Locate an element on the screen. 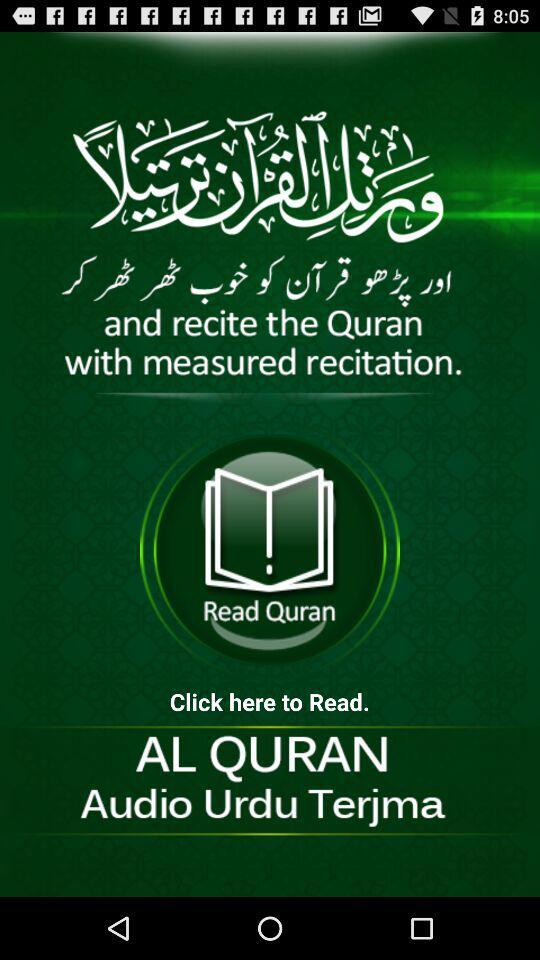 The image size is (540, 960). open ebook is located at coordinates (270, 550).